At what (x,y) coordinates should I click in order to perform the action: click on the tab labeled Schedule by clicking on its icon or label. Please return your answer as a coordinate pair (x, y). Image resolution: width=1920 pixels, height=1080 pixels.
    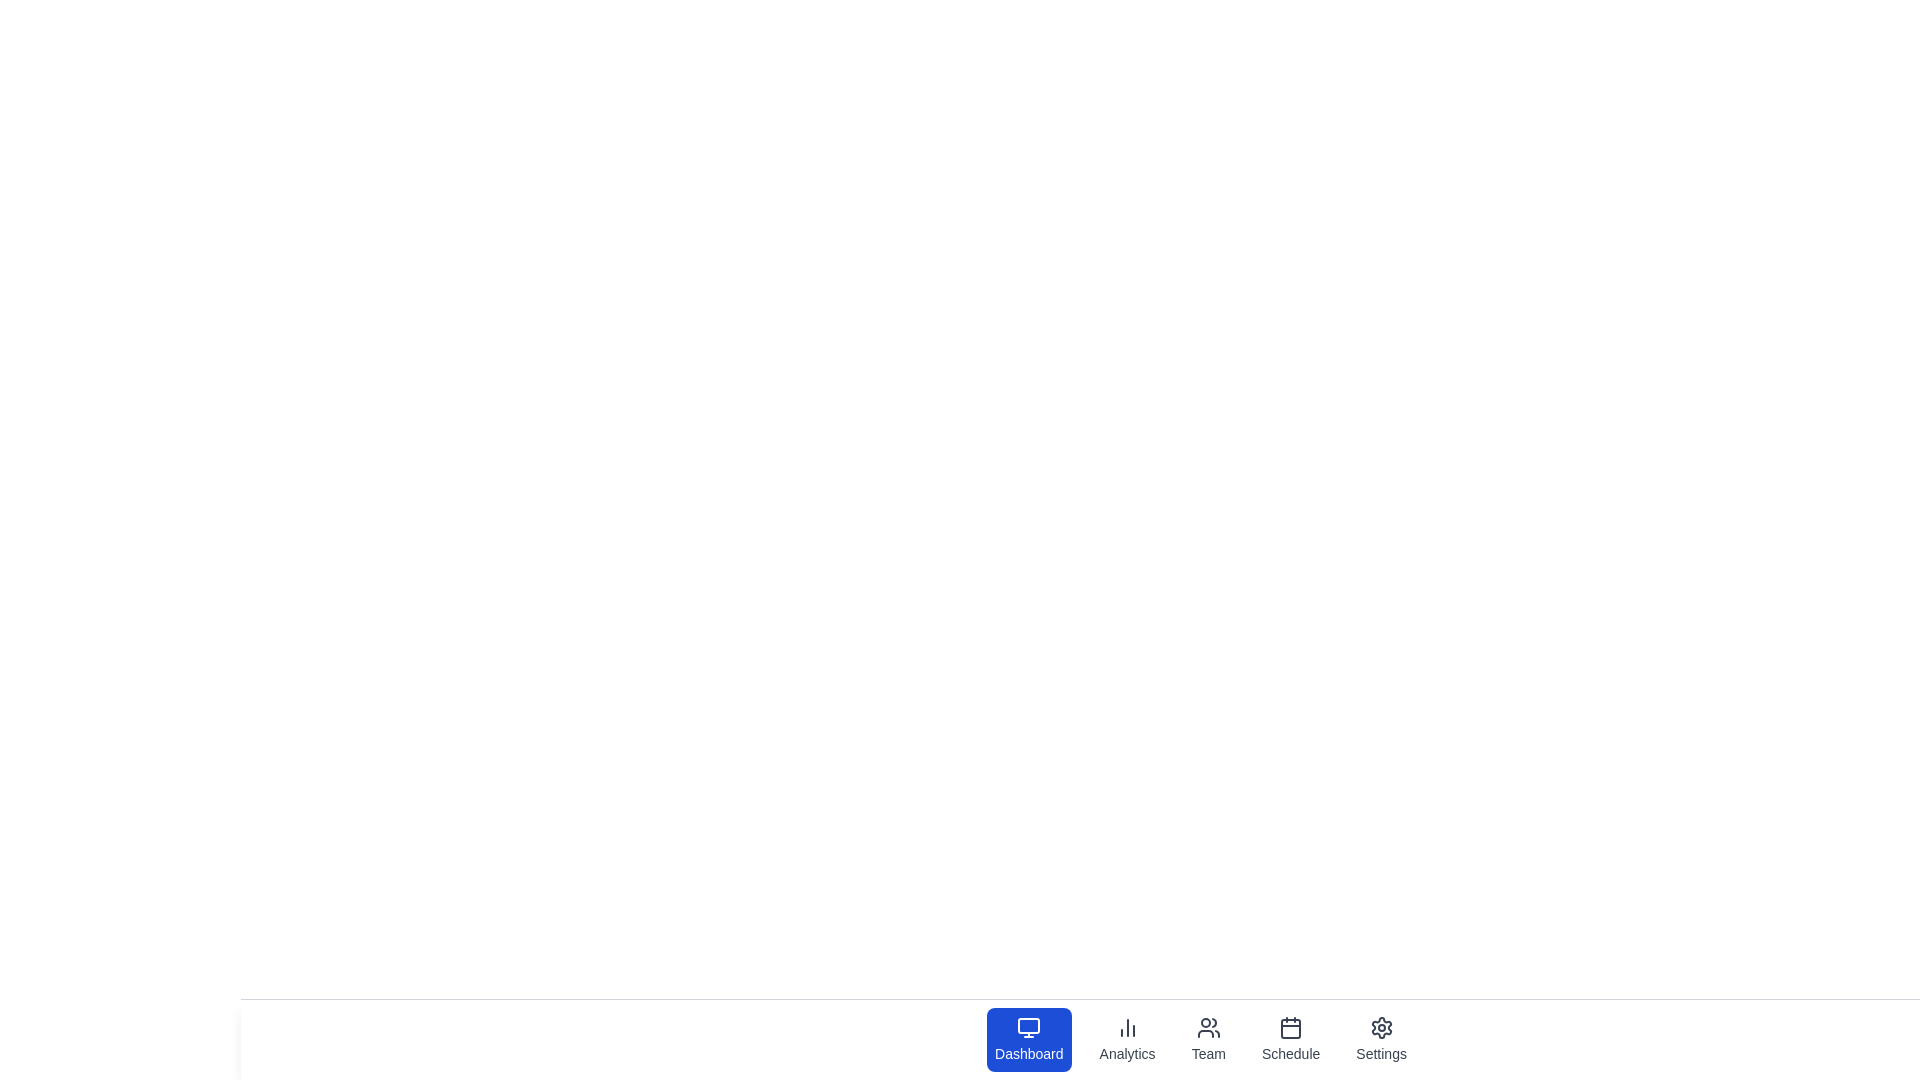
    Looking at the image, I should click on (1291, 1039).